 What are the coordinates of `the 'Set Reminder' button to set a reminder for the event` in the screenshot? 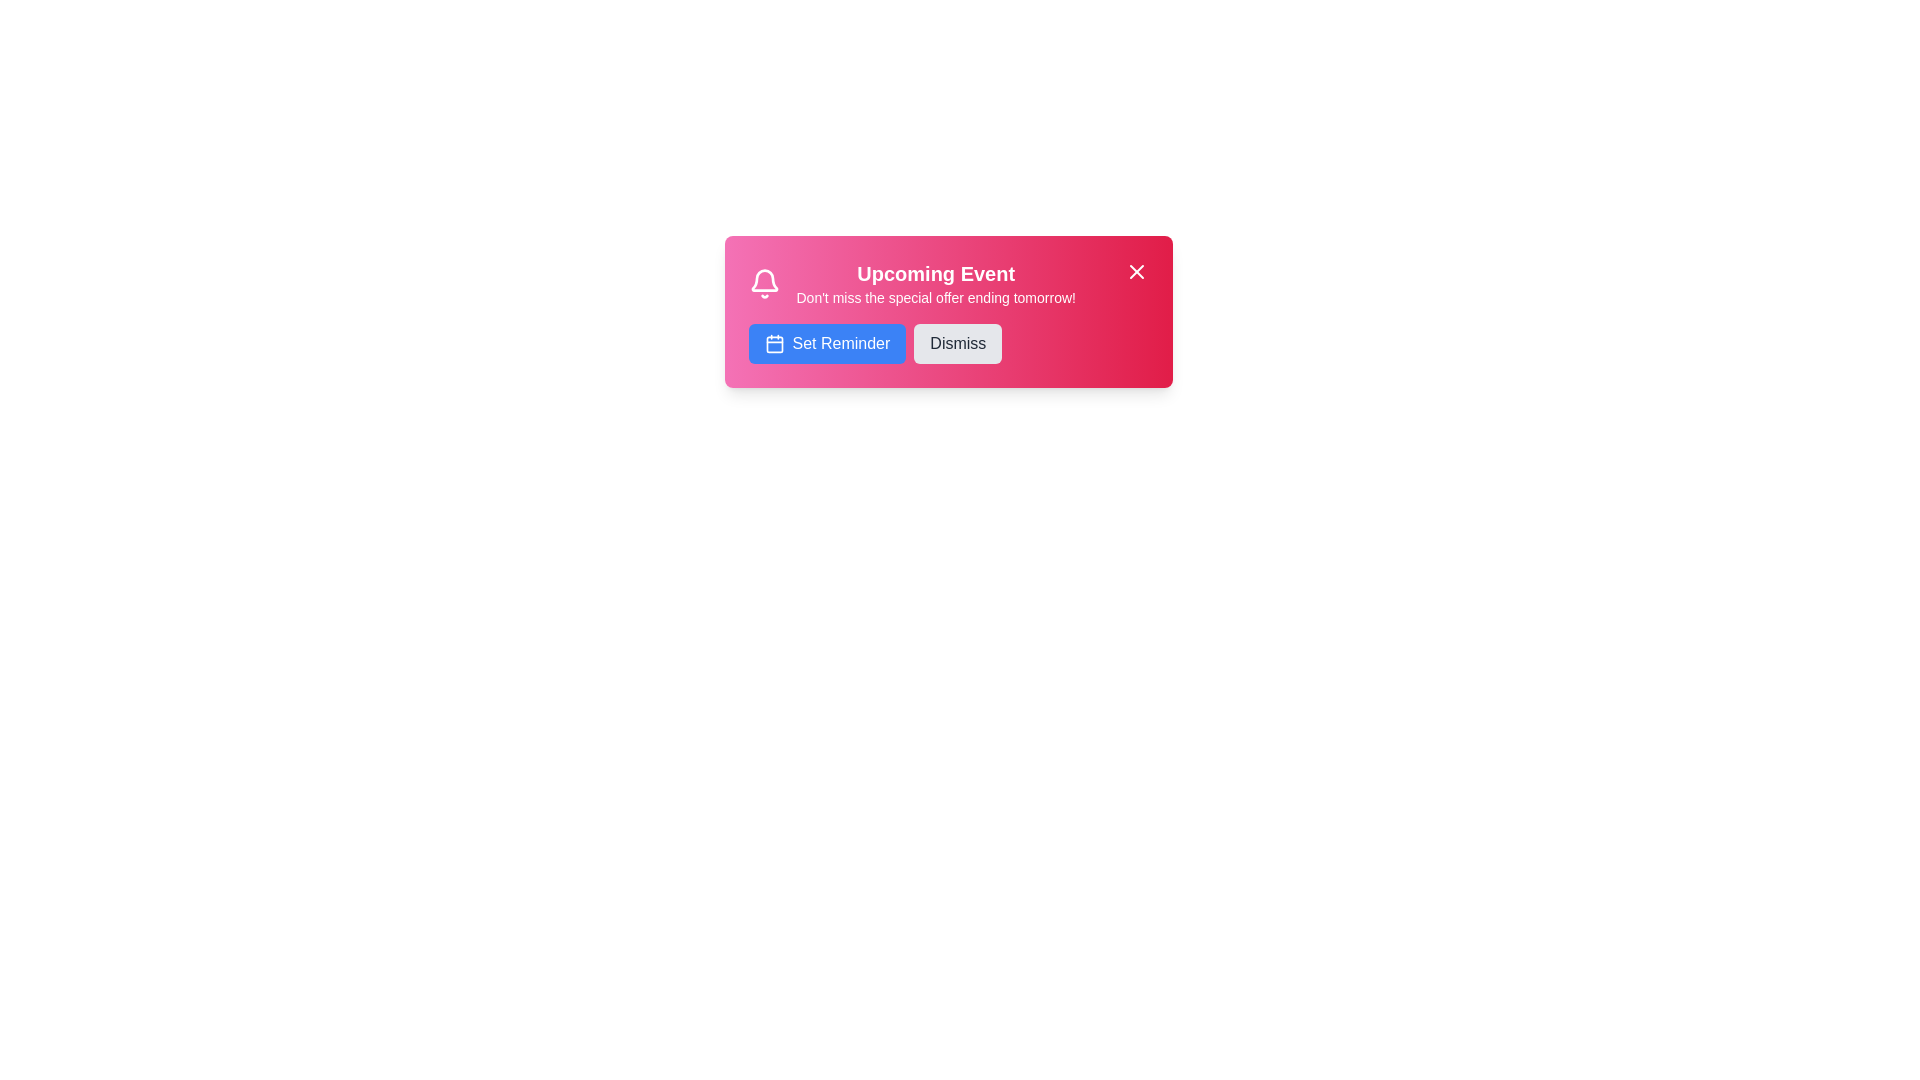 It's located at (826, 342).